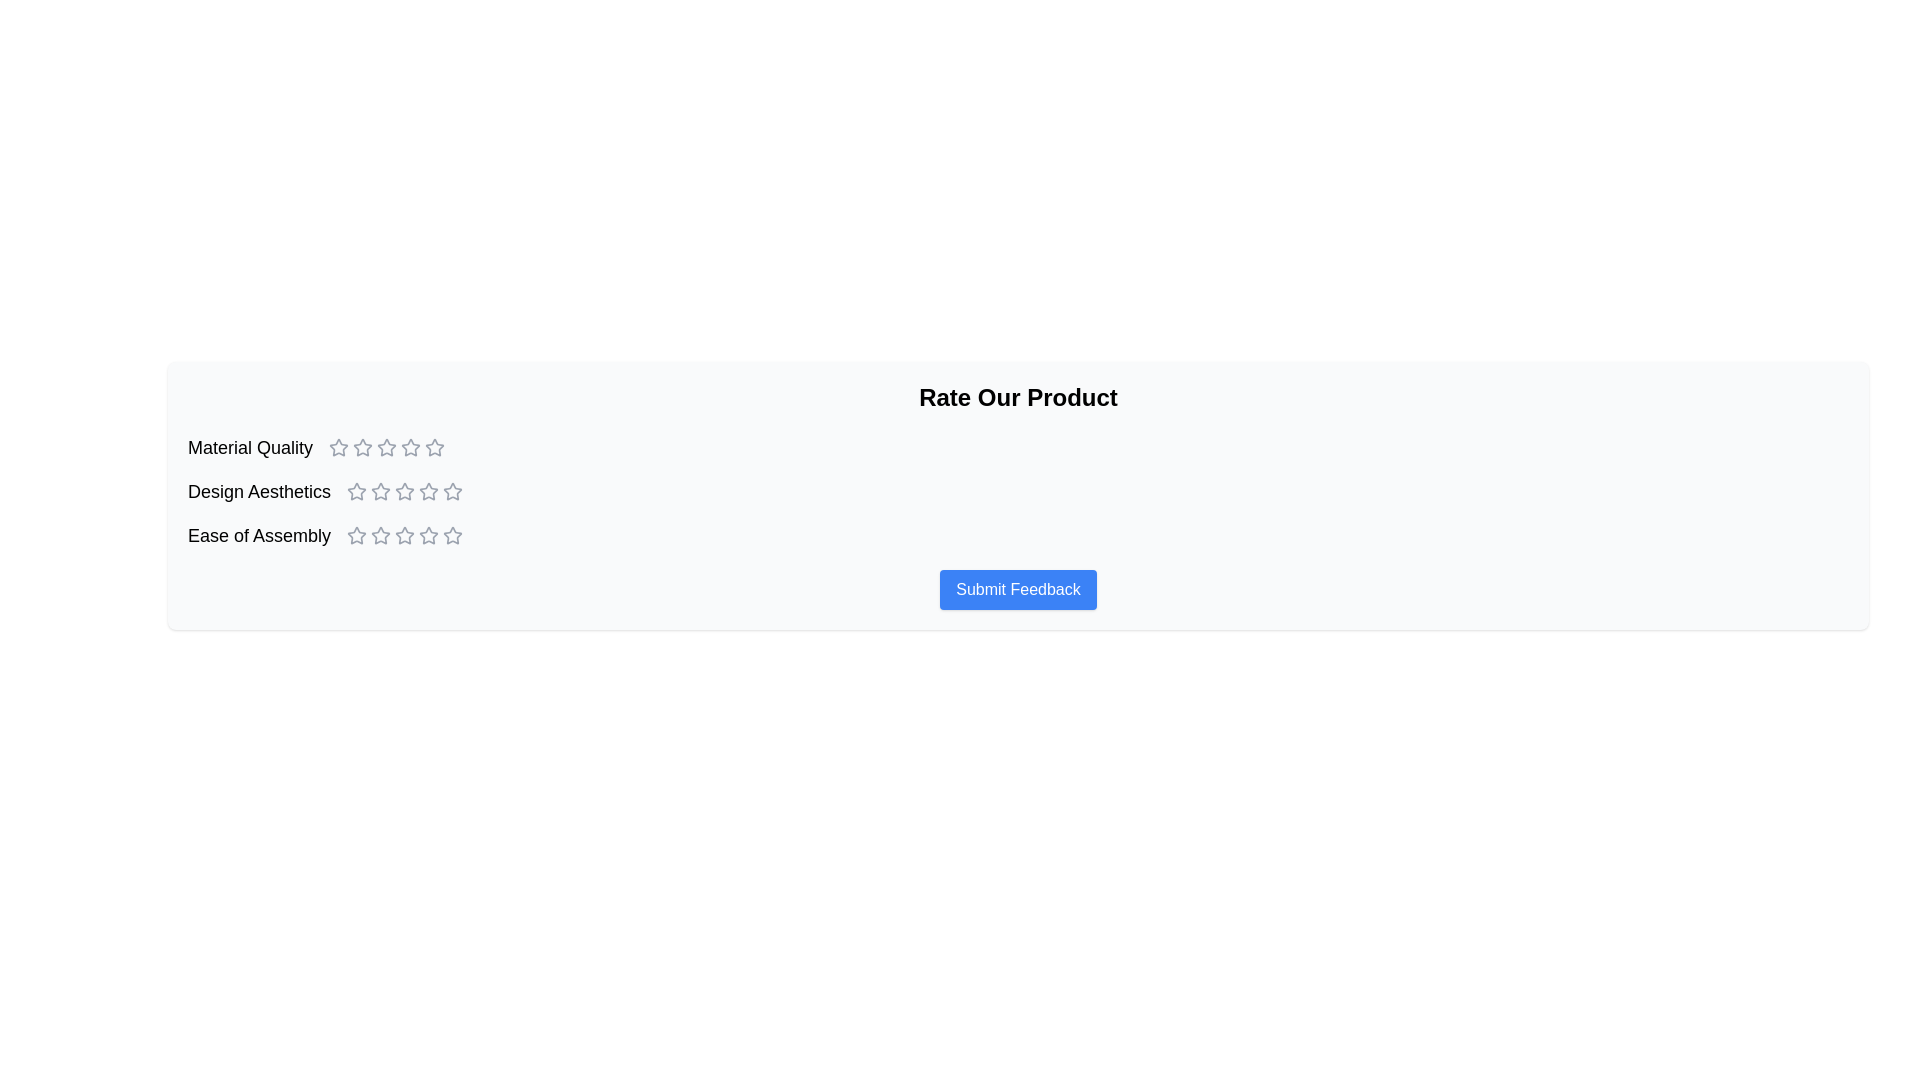 The width and height of the screenshot is (1920, 1080). Describe the element at coordinates (381, 535) in the screenshot. I see `the third star in the third row of the three-row star rating group` at that location.